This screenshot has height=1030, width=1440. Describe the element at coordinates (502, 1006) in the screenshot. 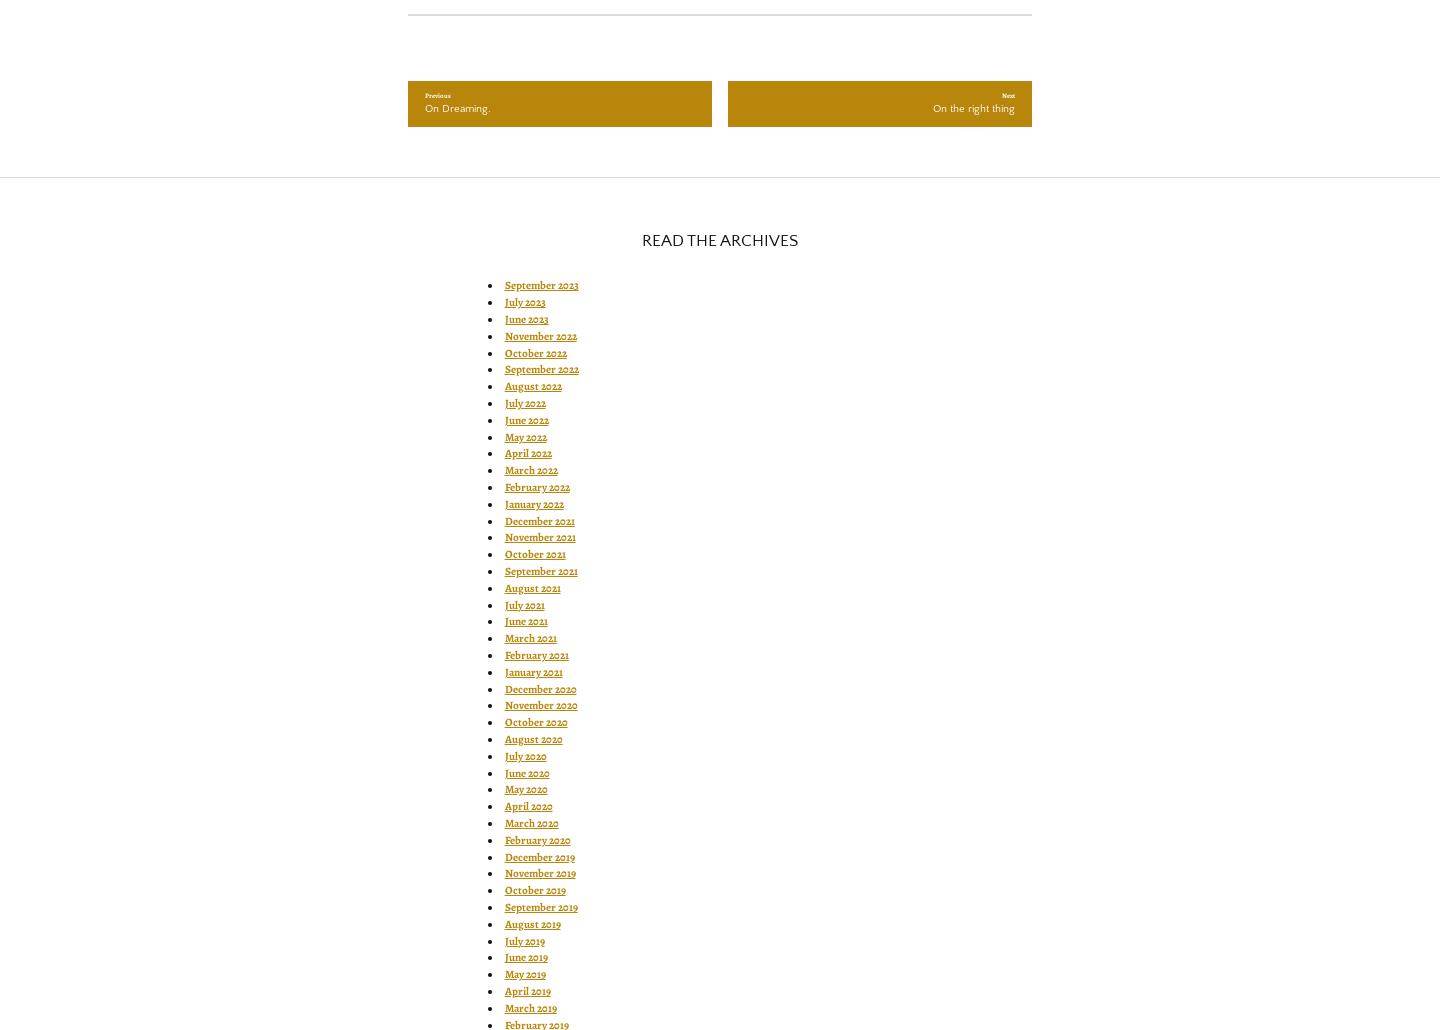

I see `'March 2019'` at that location.